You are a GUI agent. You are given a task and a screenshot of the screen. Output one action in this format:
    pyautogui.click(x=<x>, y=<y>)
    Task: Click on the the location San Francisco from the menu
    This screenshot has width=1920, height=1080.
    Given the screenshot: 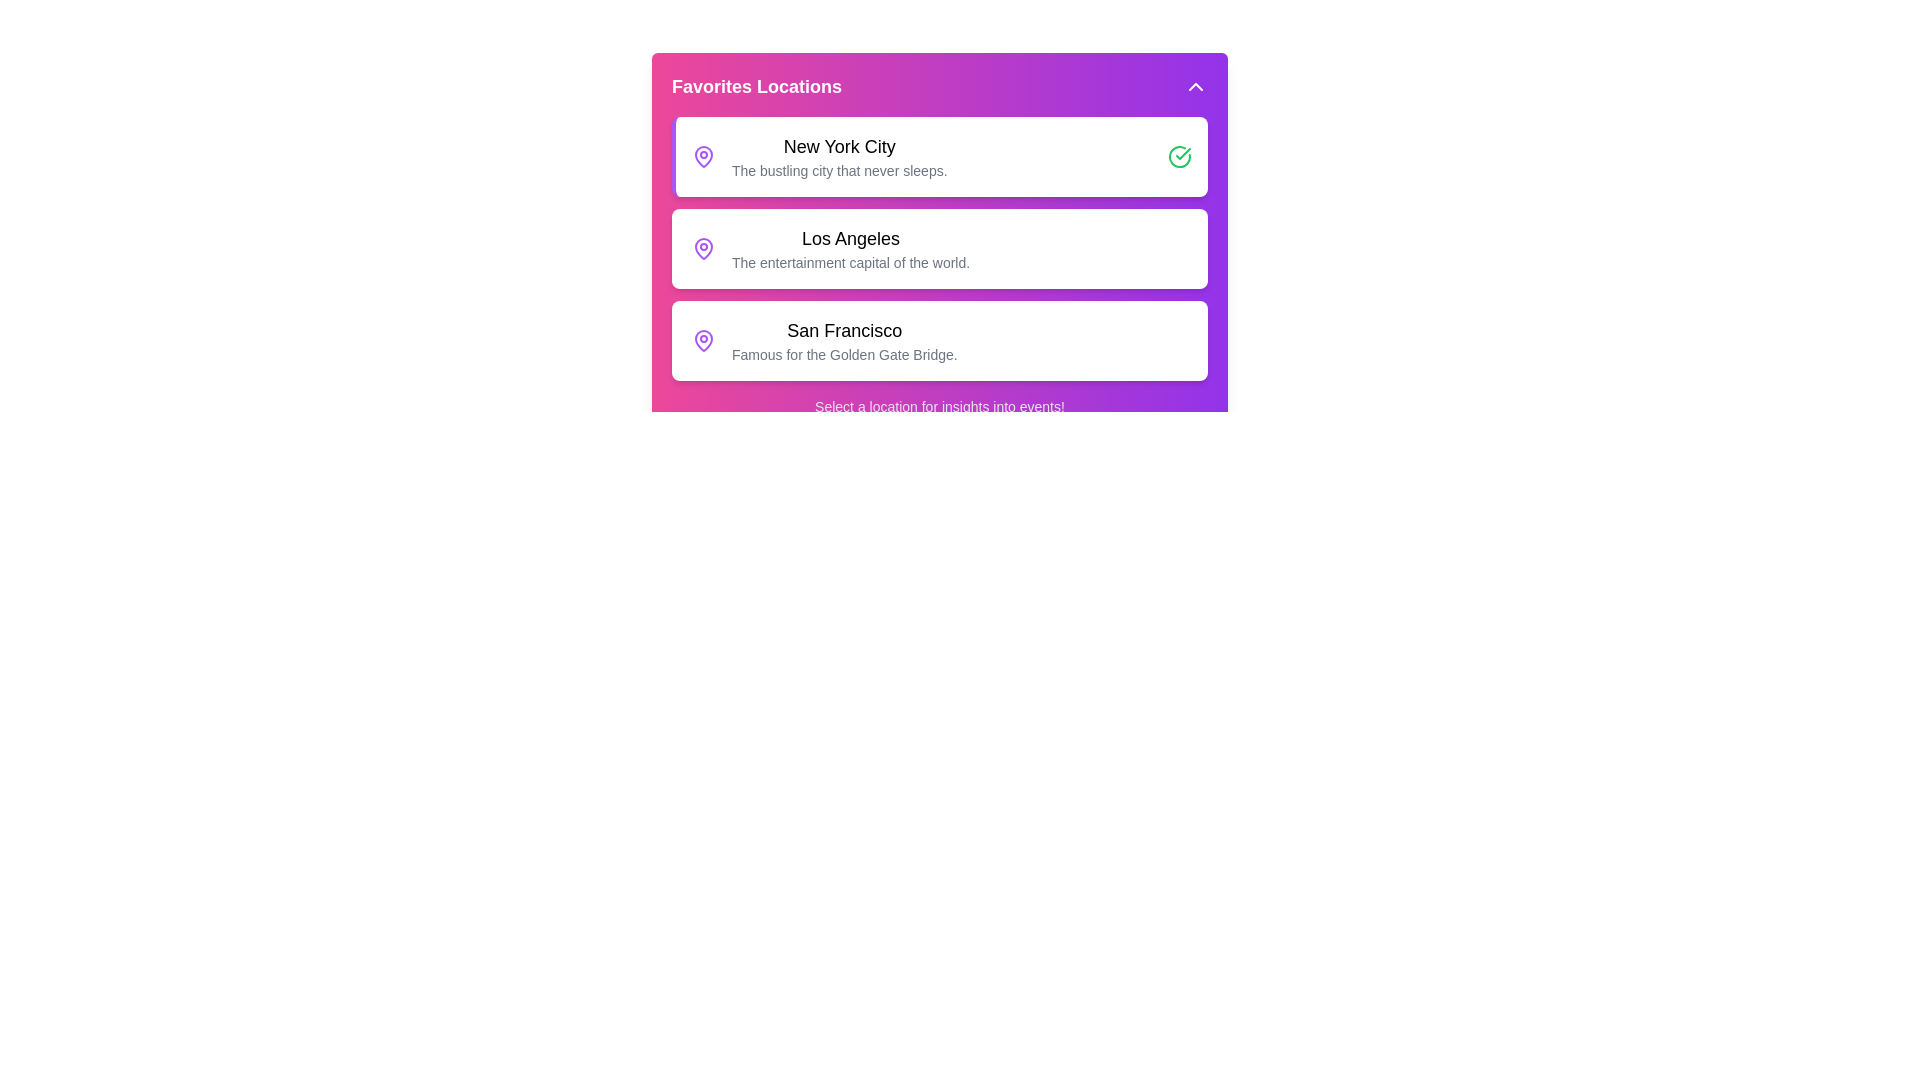 What is the action you would take?
    pyautogui.click(x=939, y=339)
    